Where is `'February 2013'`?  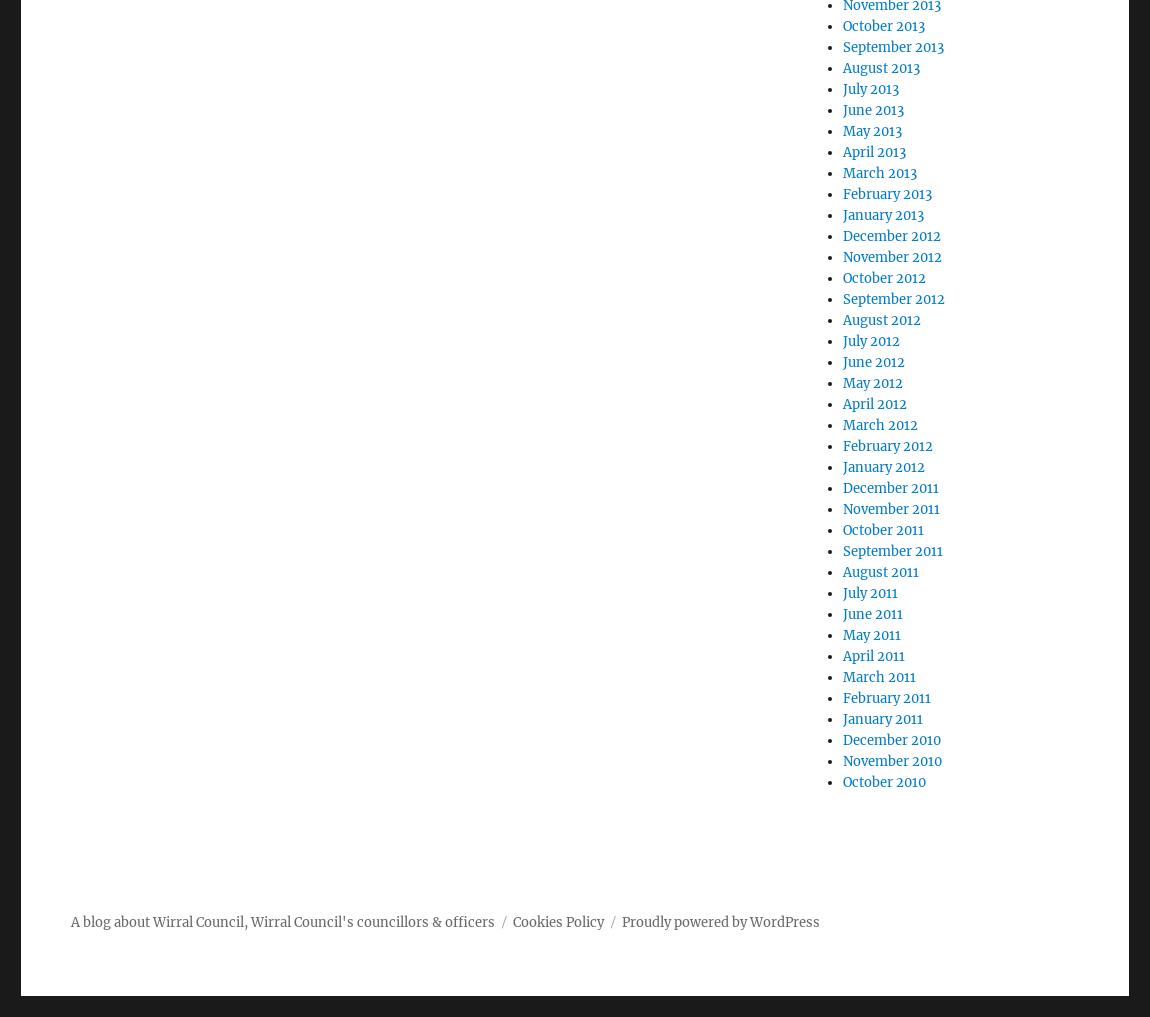
'February 2013' is located at coordinates (887, 194).